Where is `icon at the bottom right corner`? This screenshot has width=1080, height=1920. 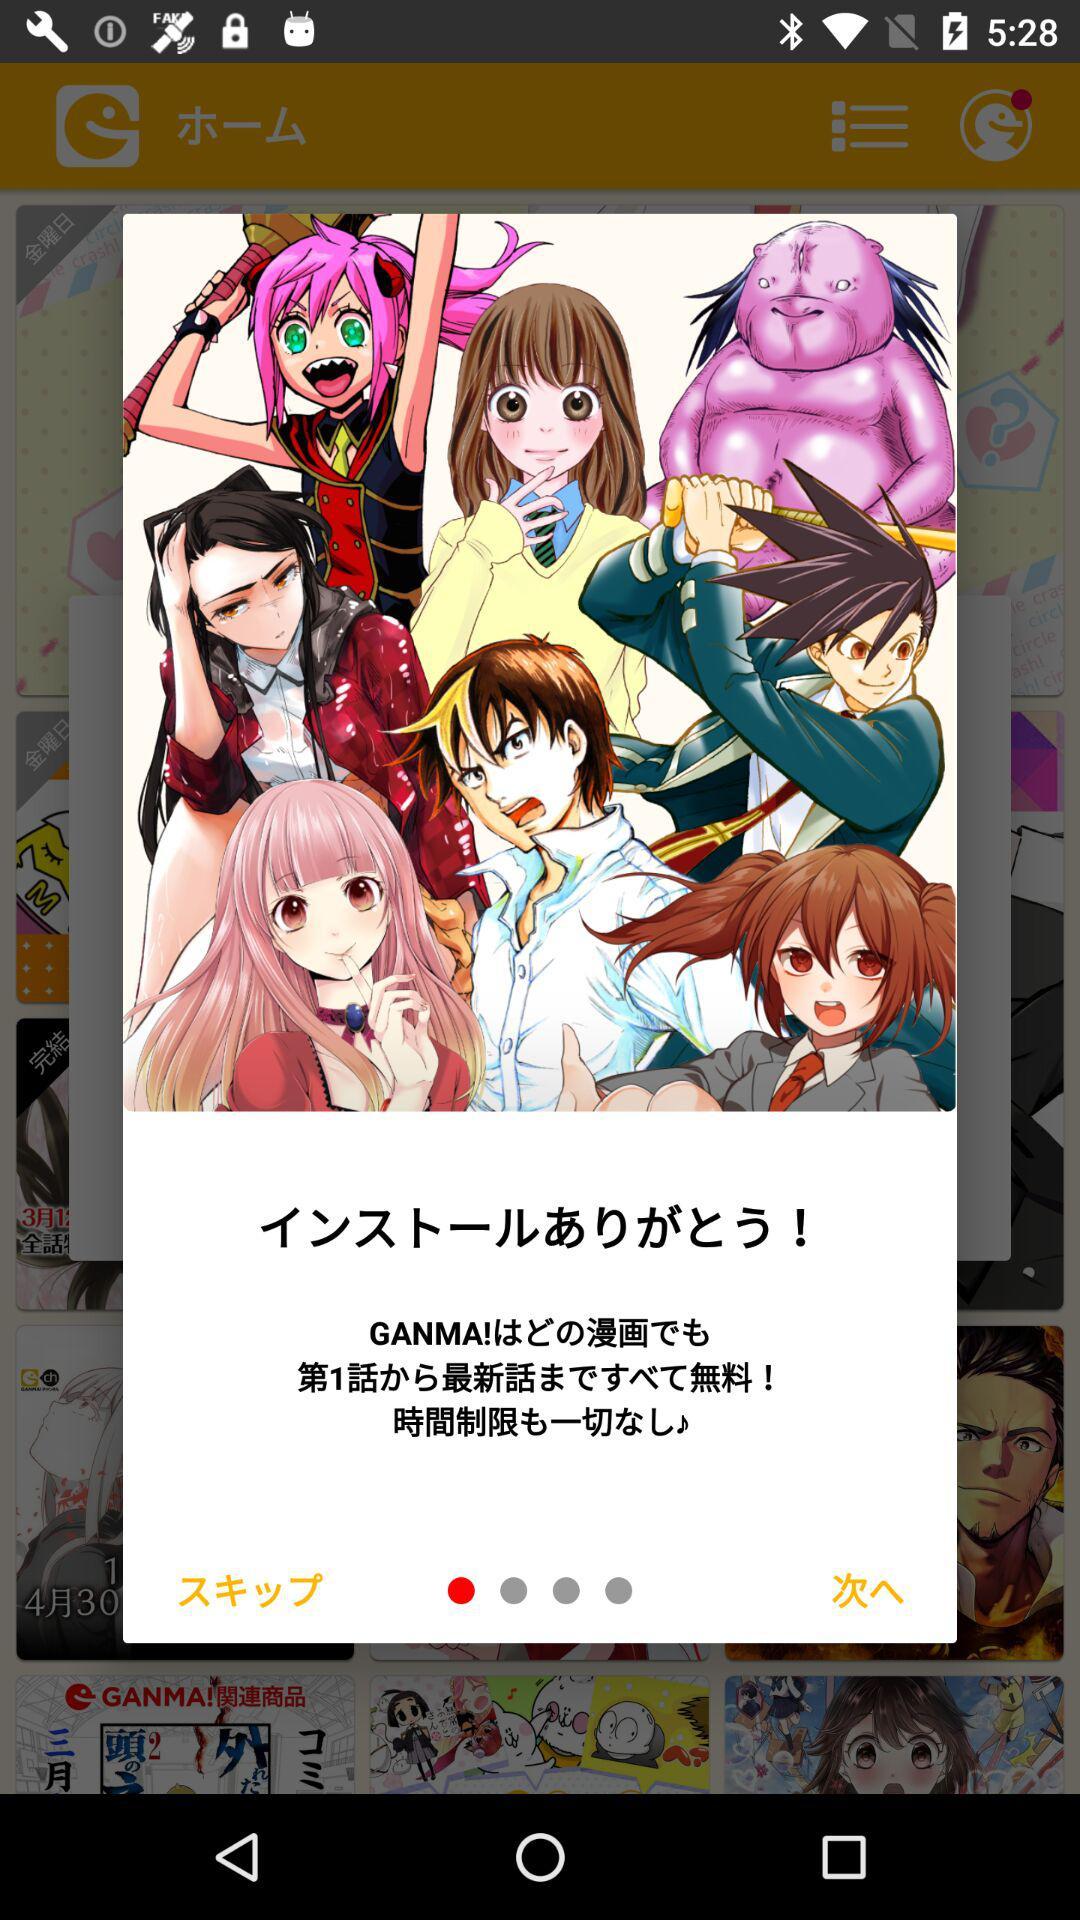
icon at the bottom right corner is located at coordinates (866, 1589).